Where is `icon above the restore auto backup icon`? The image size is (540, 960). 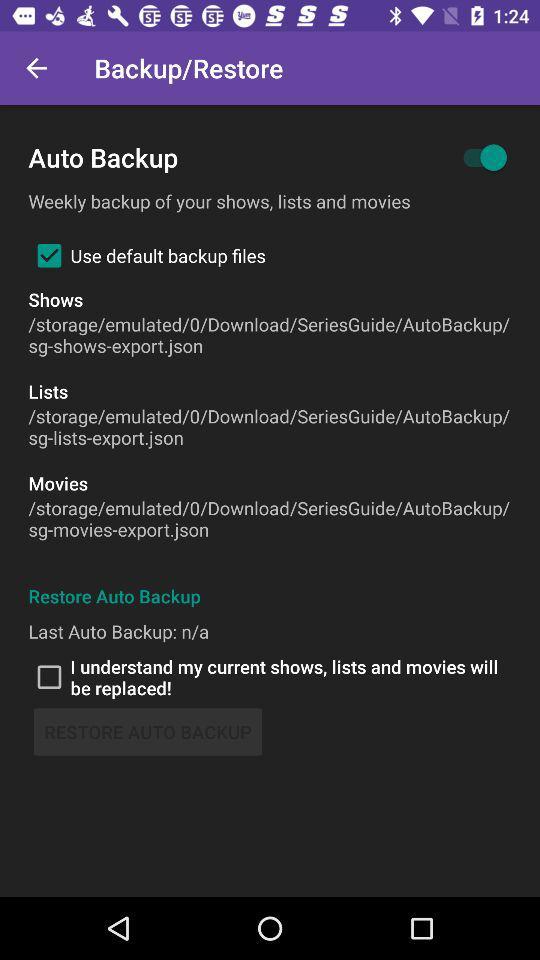 icon above the restore auto backup icon is located at coordinates (270, 677).